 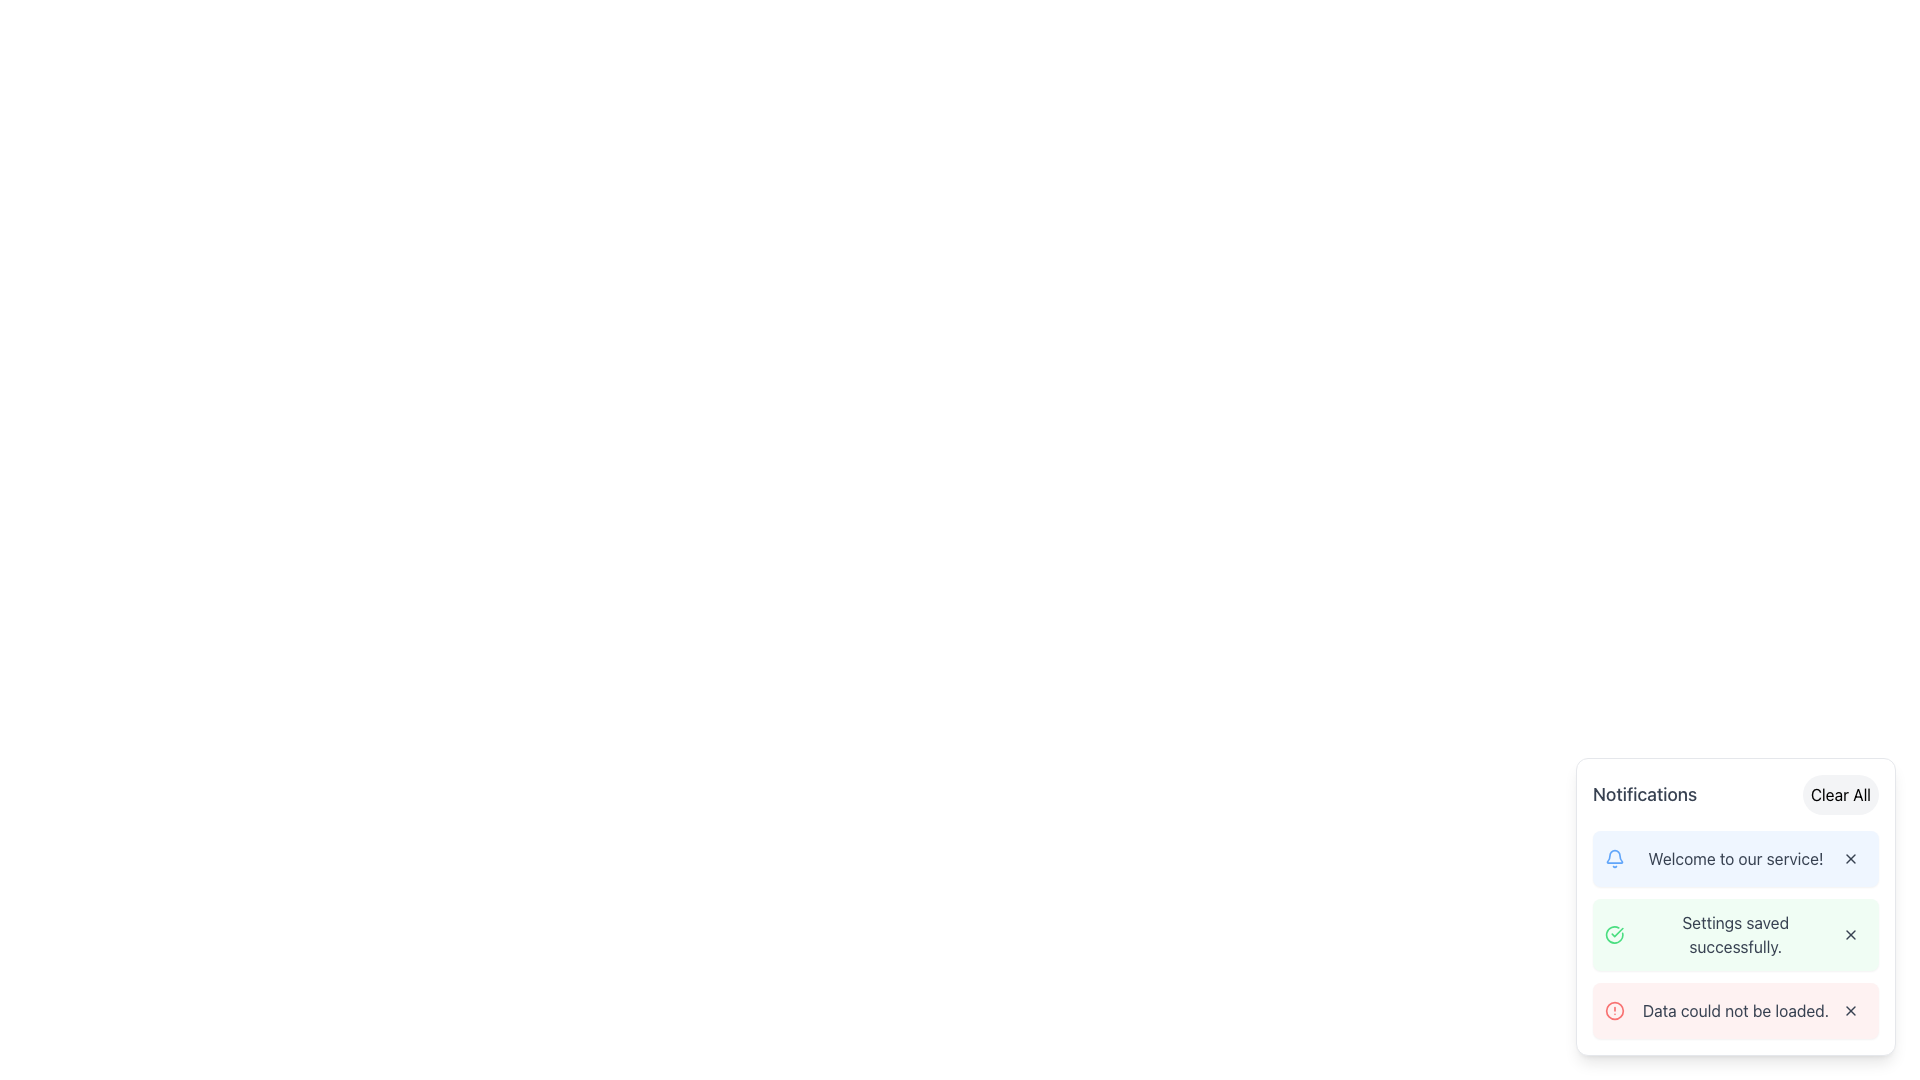 What do you see at coordinates (1735, 934) in the screenshot?
I see `contents of the notification message with a light green background that says 'Settings saved successfully.'` at bounding box center [1735, 934].